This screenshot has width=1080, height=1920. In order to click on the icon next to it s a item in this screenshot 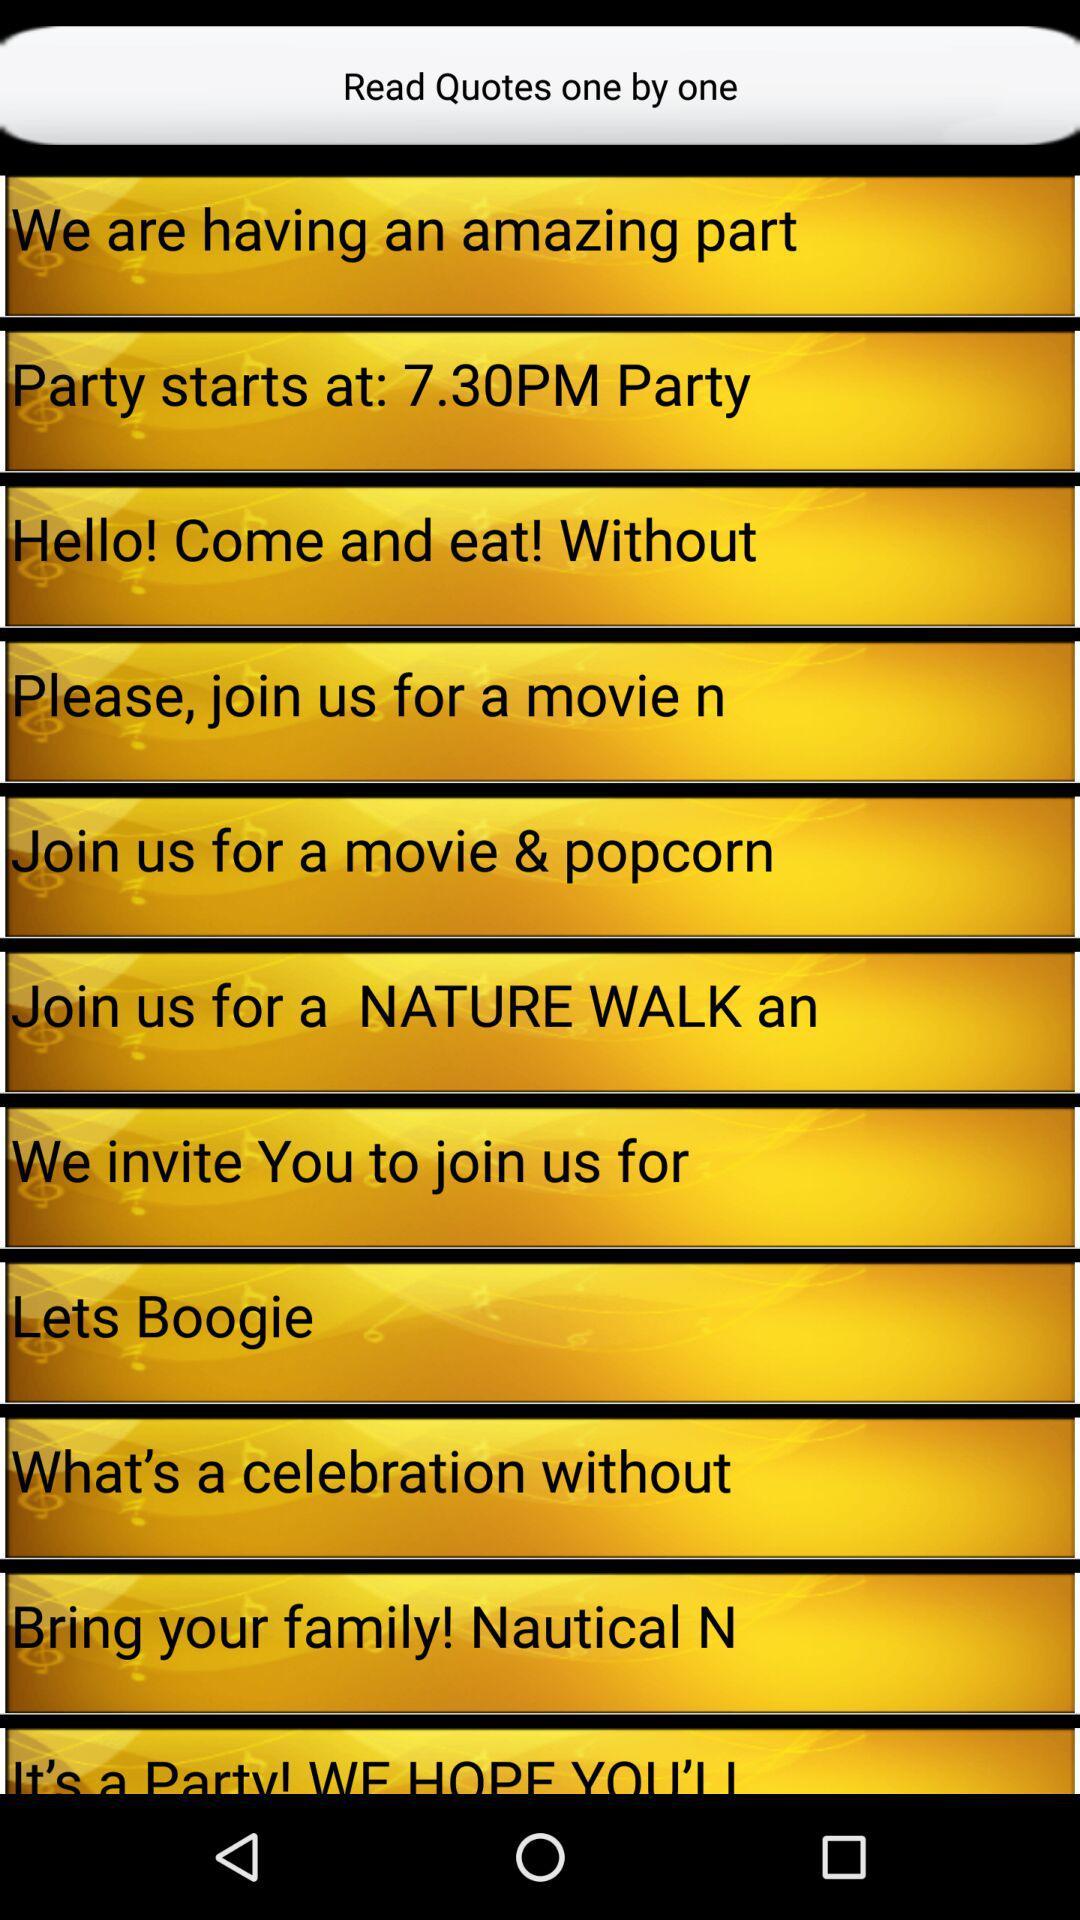, I will do `click(1076, 1761)`.